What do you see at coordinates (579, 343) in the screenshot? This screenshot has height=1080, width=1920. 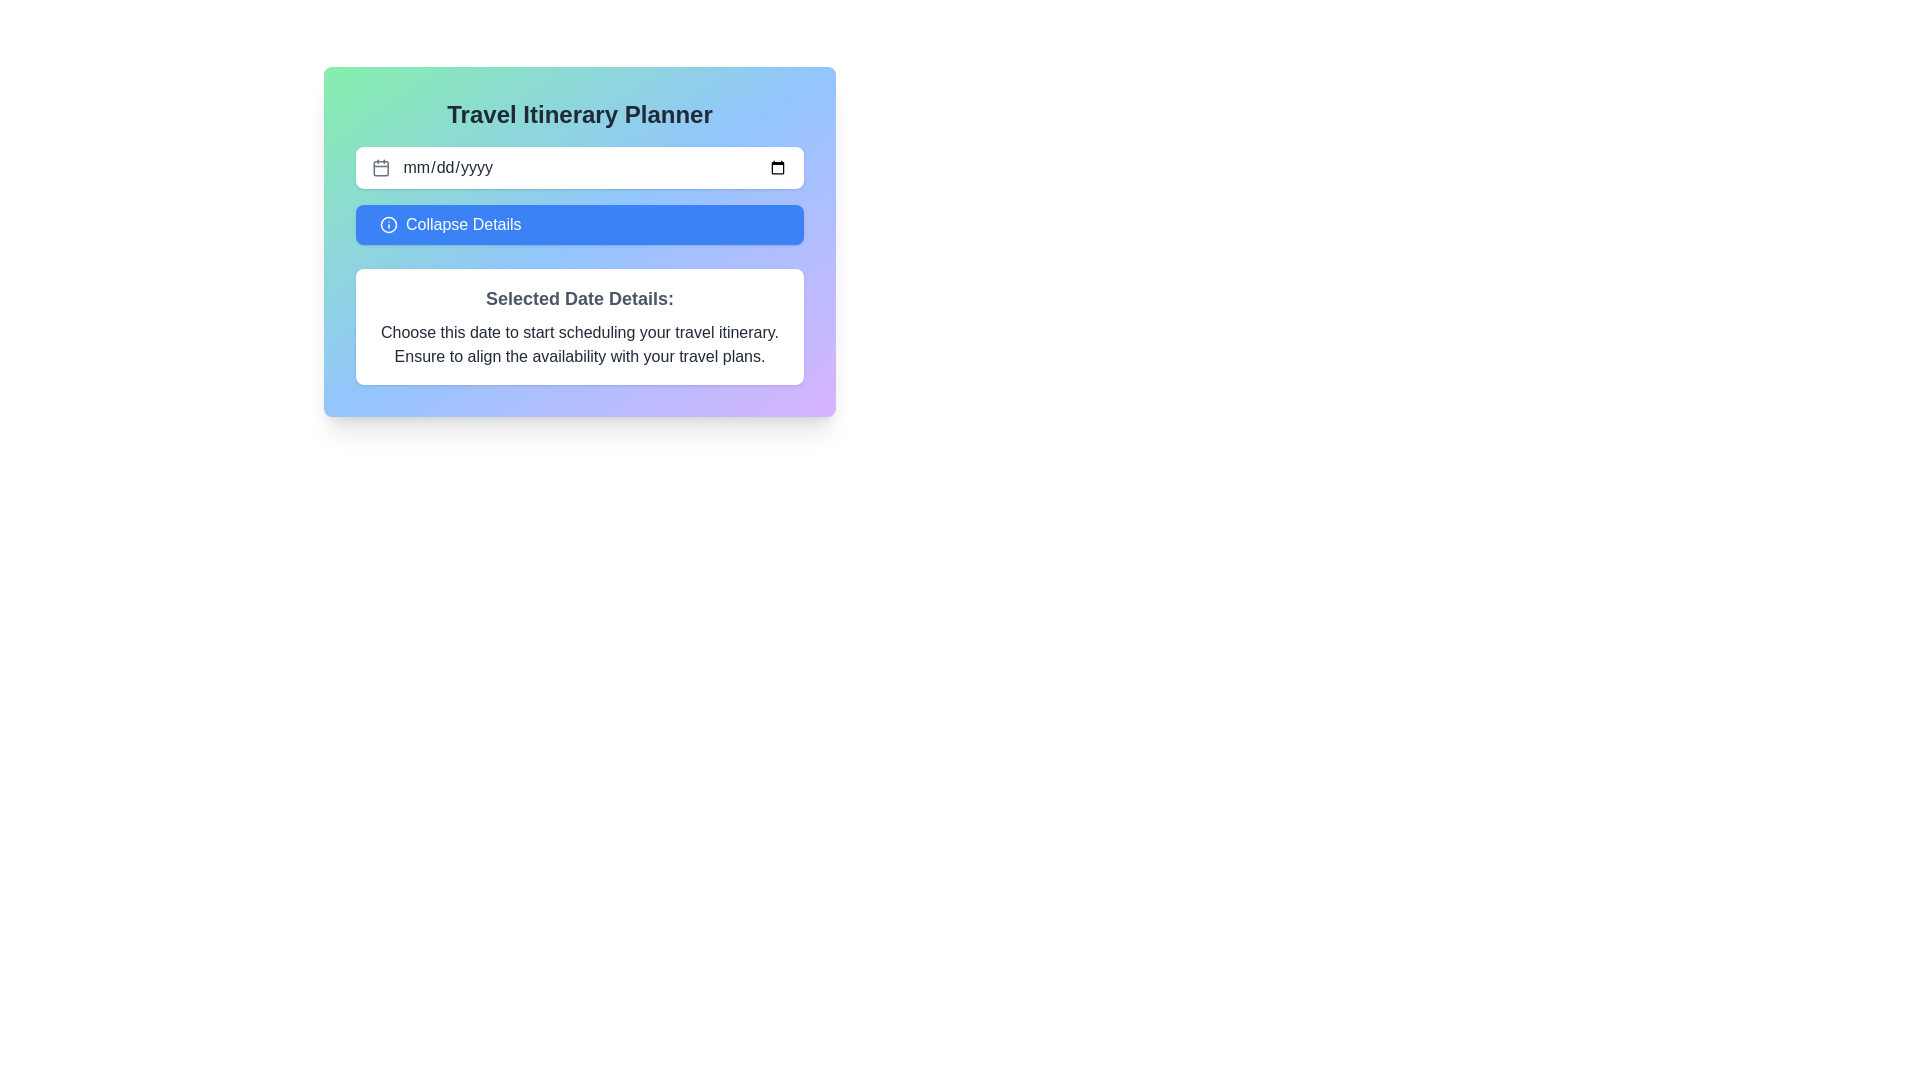 I see `the static text providing guidance about scheduling a travel itinerary, located below the 'Selected Date Details:' header` at bounding box center [579, 343].